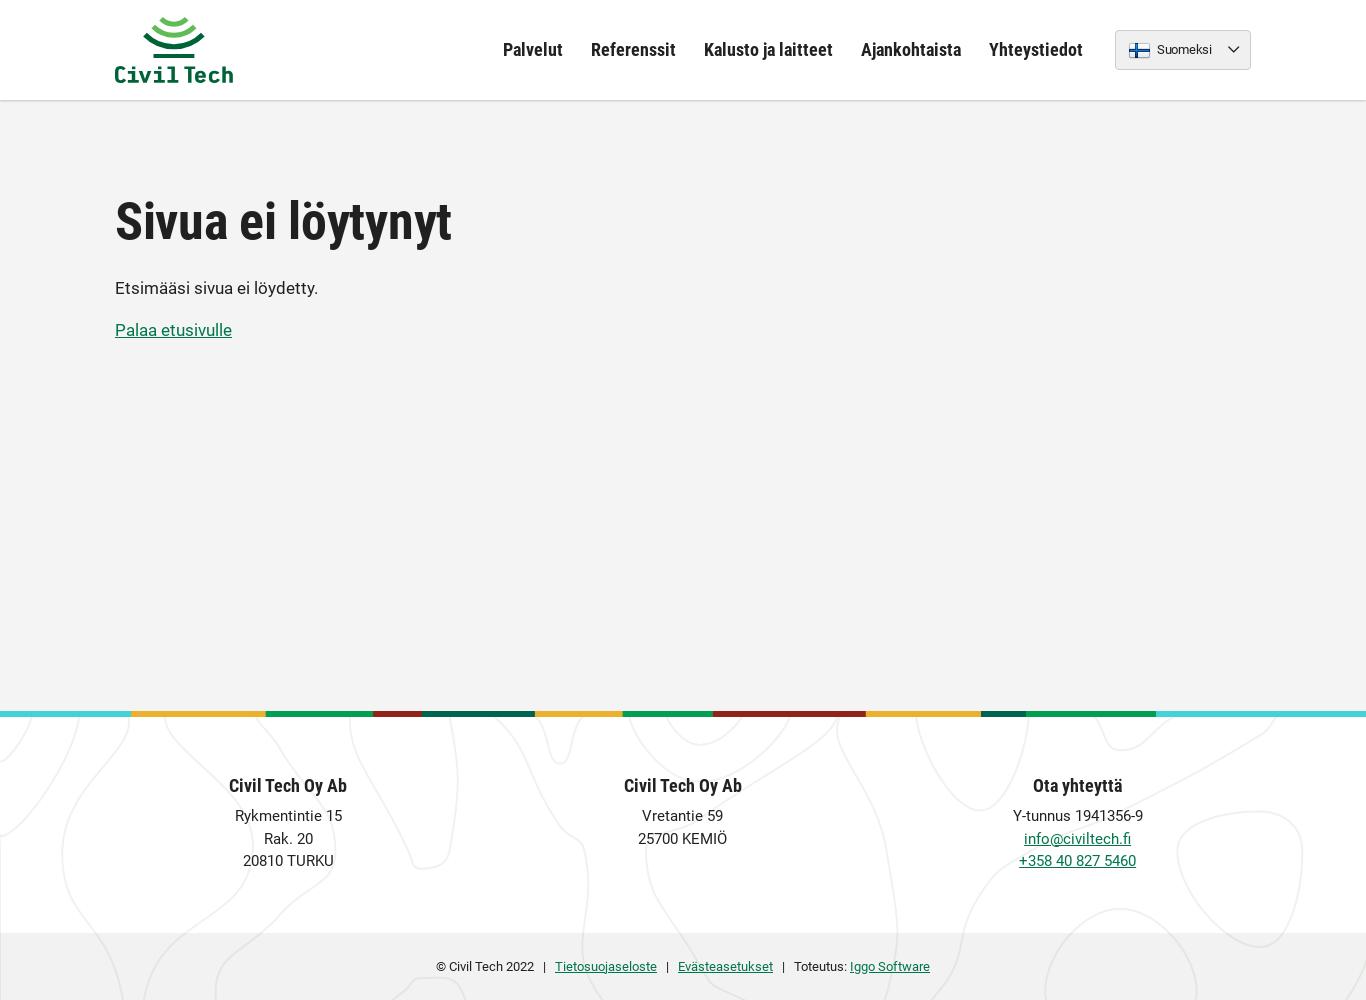 The width and height of the screenshot is (1366, 1000). Describe the element at coordinates (287, 860) in the screenshot. I see `'20810 TURKU'` at that location.